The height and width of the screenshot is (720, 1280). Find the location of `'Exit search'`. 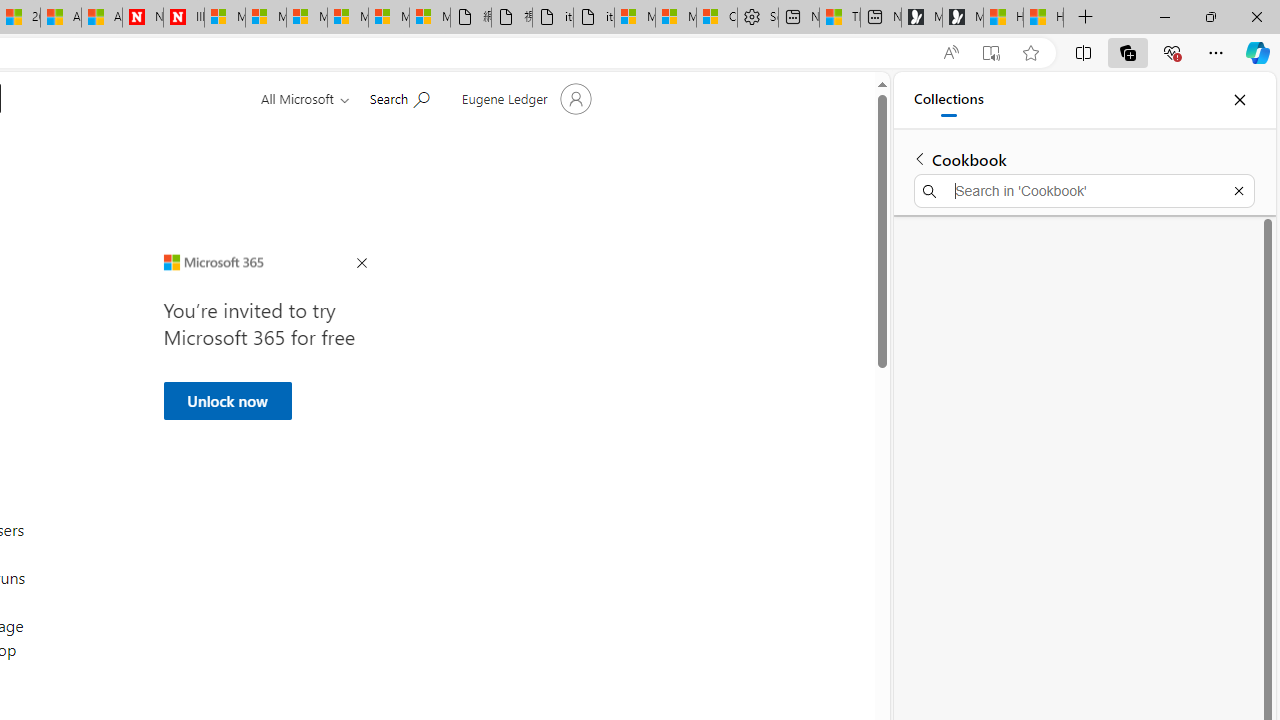

'Exit search' is located at coordinates (1238, 191).